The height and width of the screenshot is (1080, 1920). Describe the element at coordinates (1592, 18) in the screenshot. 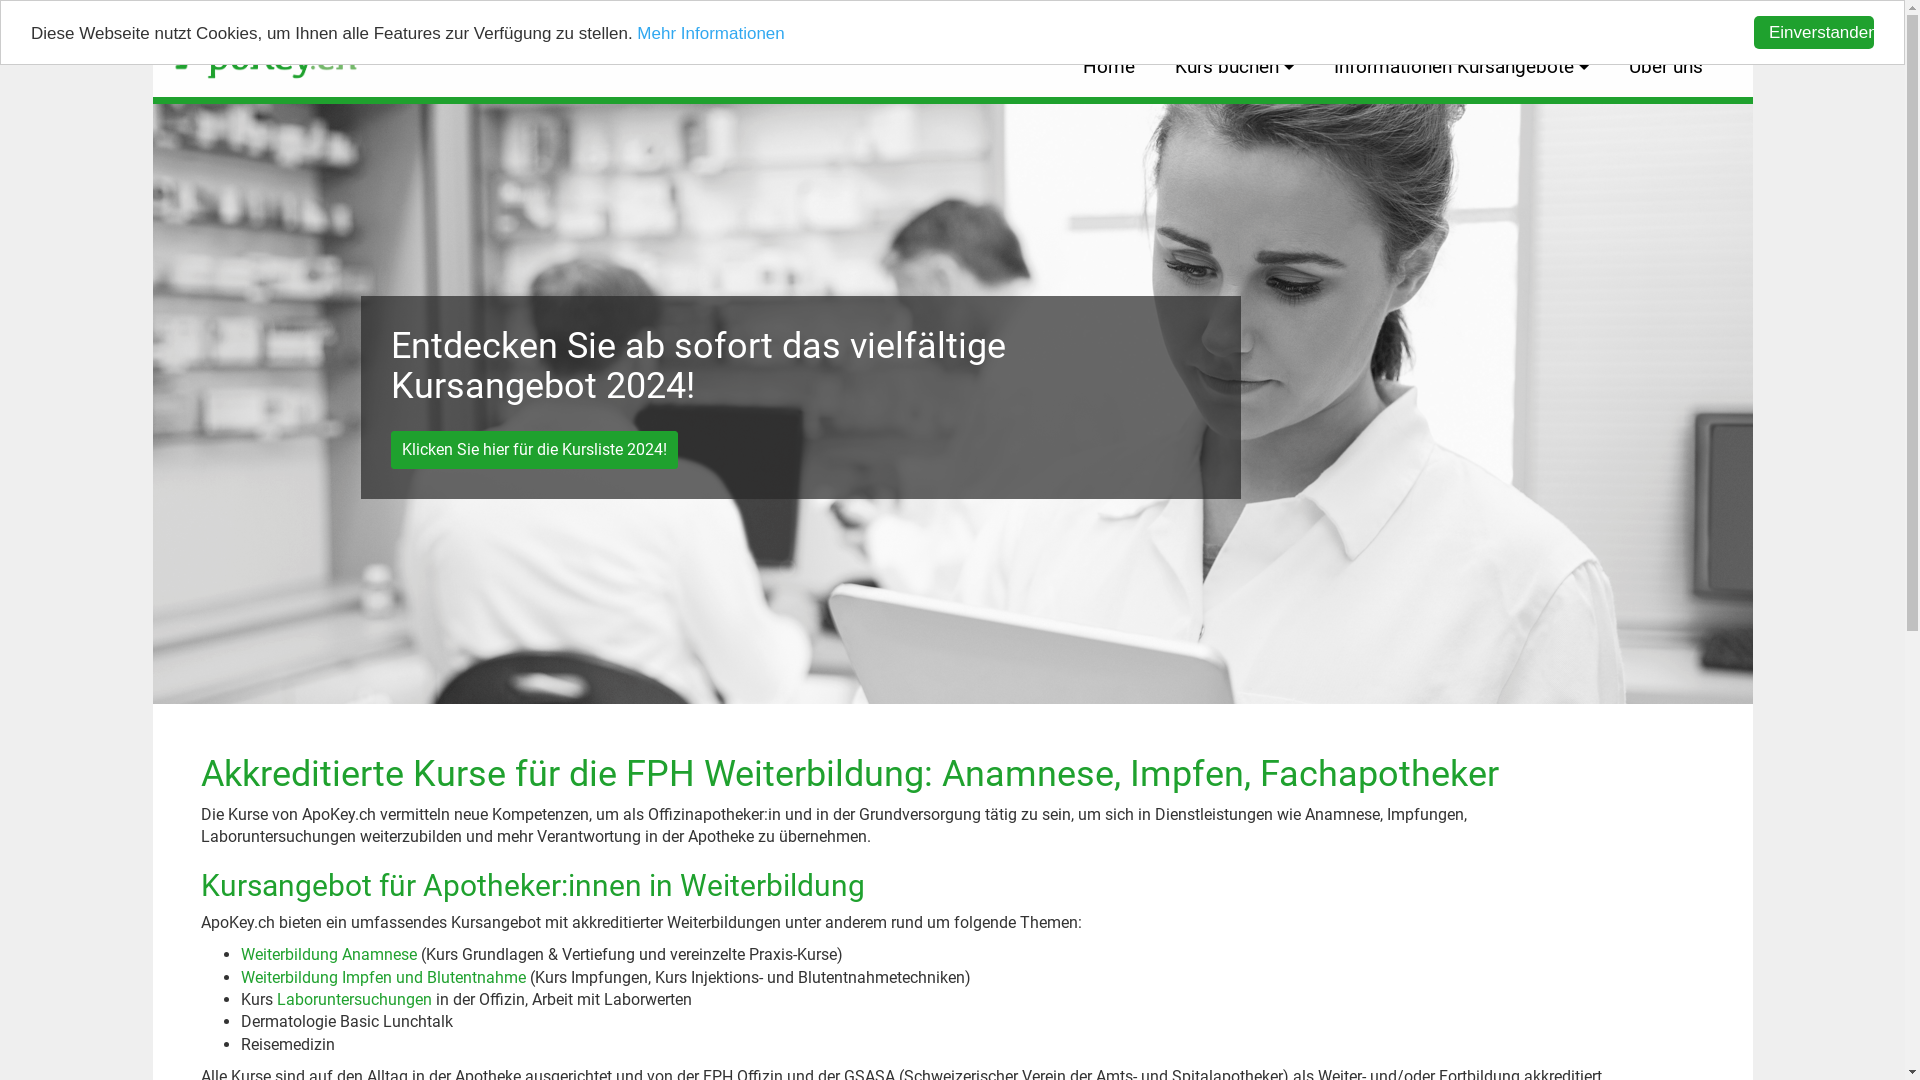

I see `'Login'` at that location.